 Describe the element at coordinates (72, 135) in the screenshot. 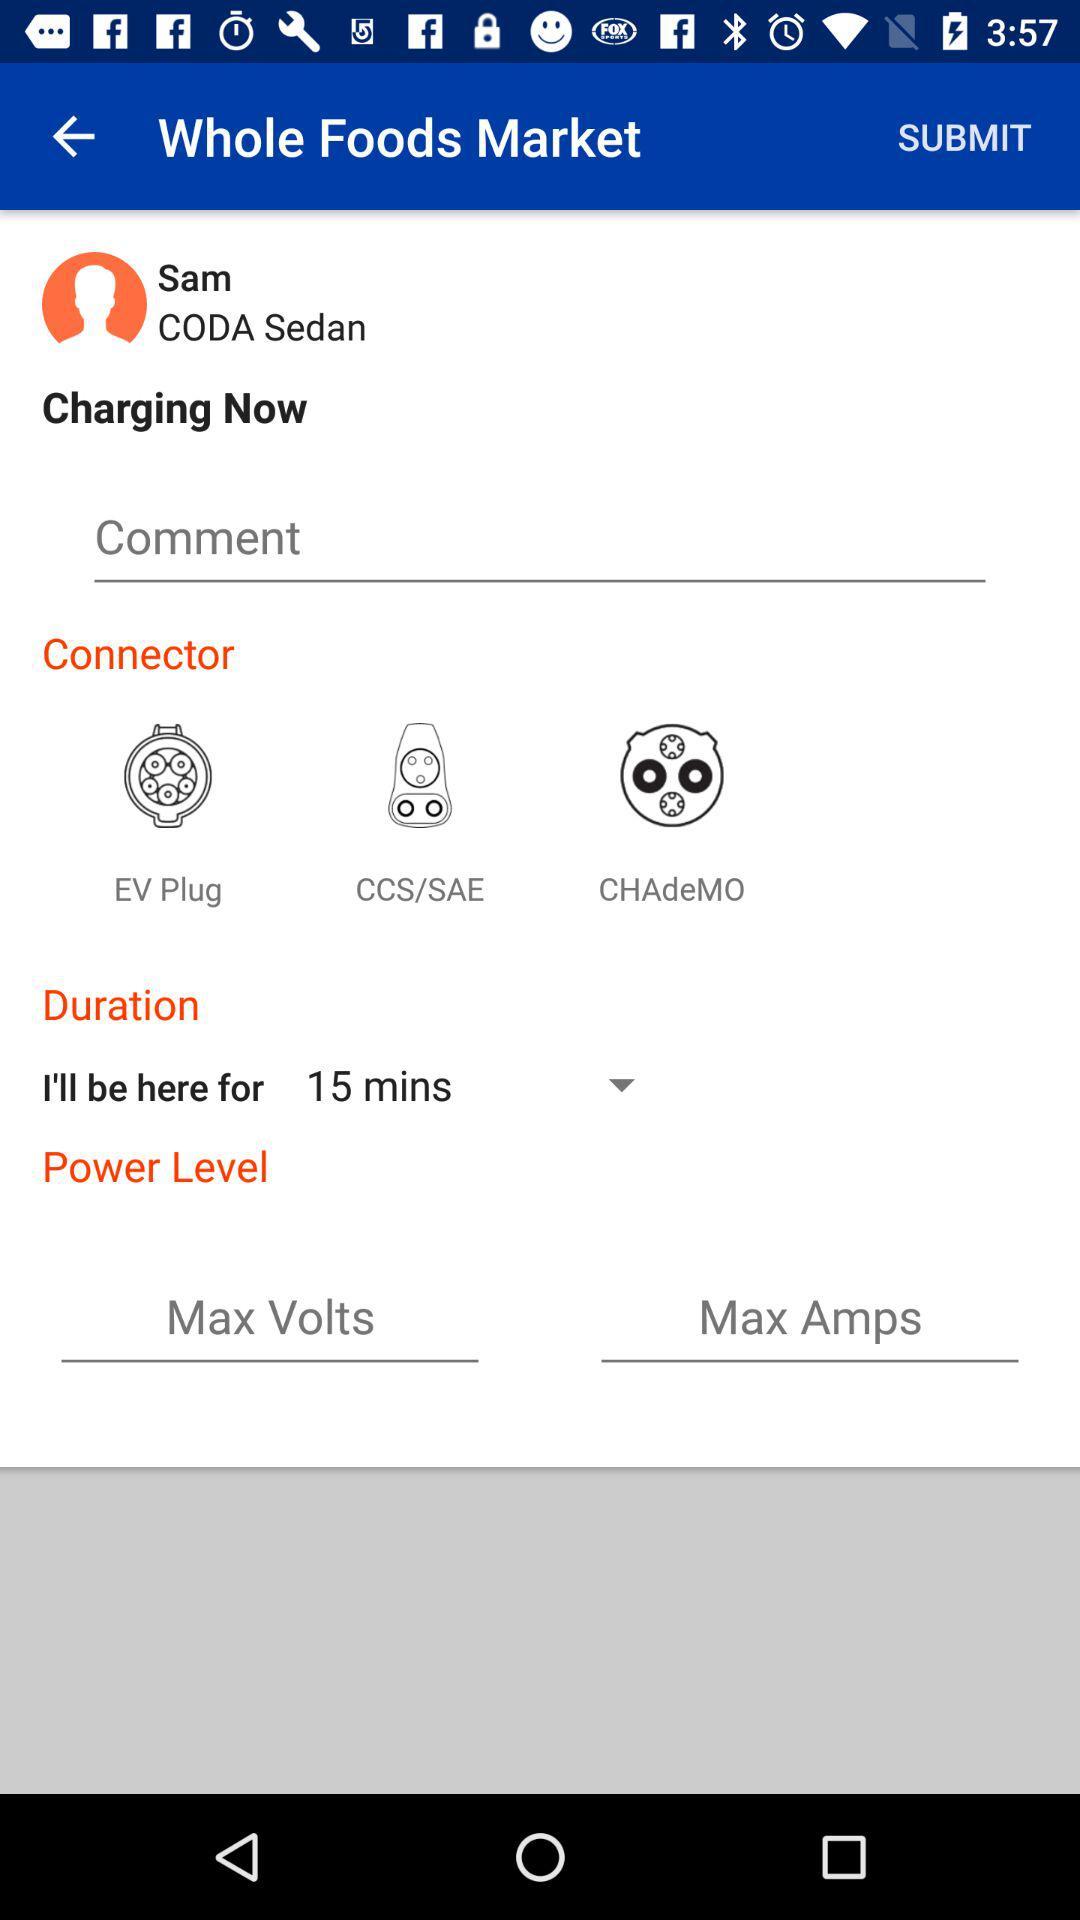

I see `back option` at that location.